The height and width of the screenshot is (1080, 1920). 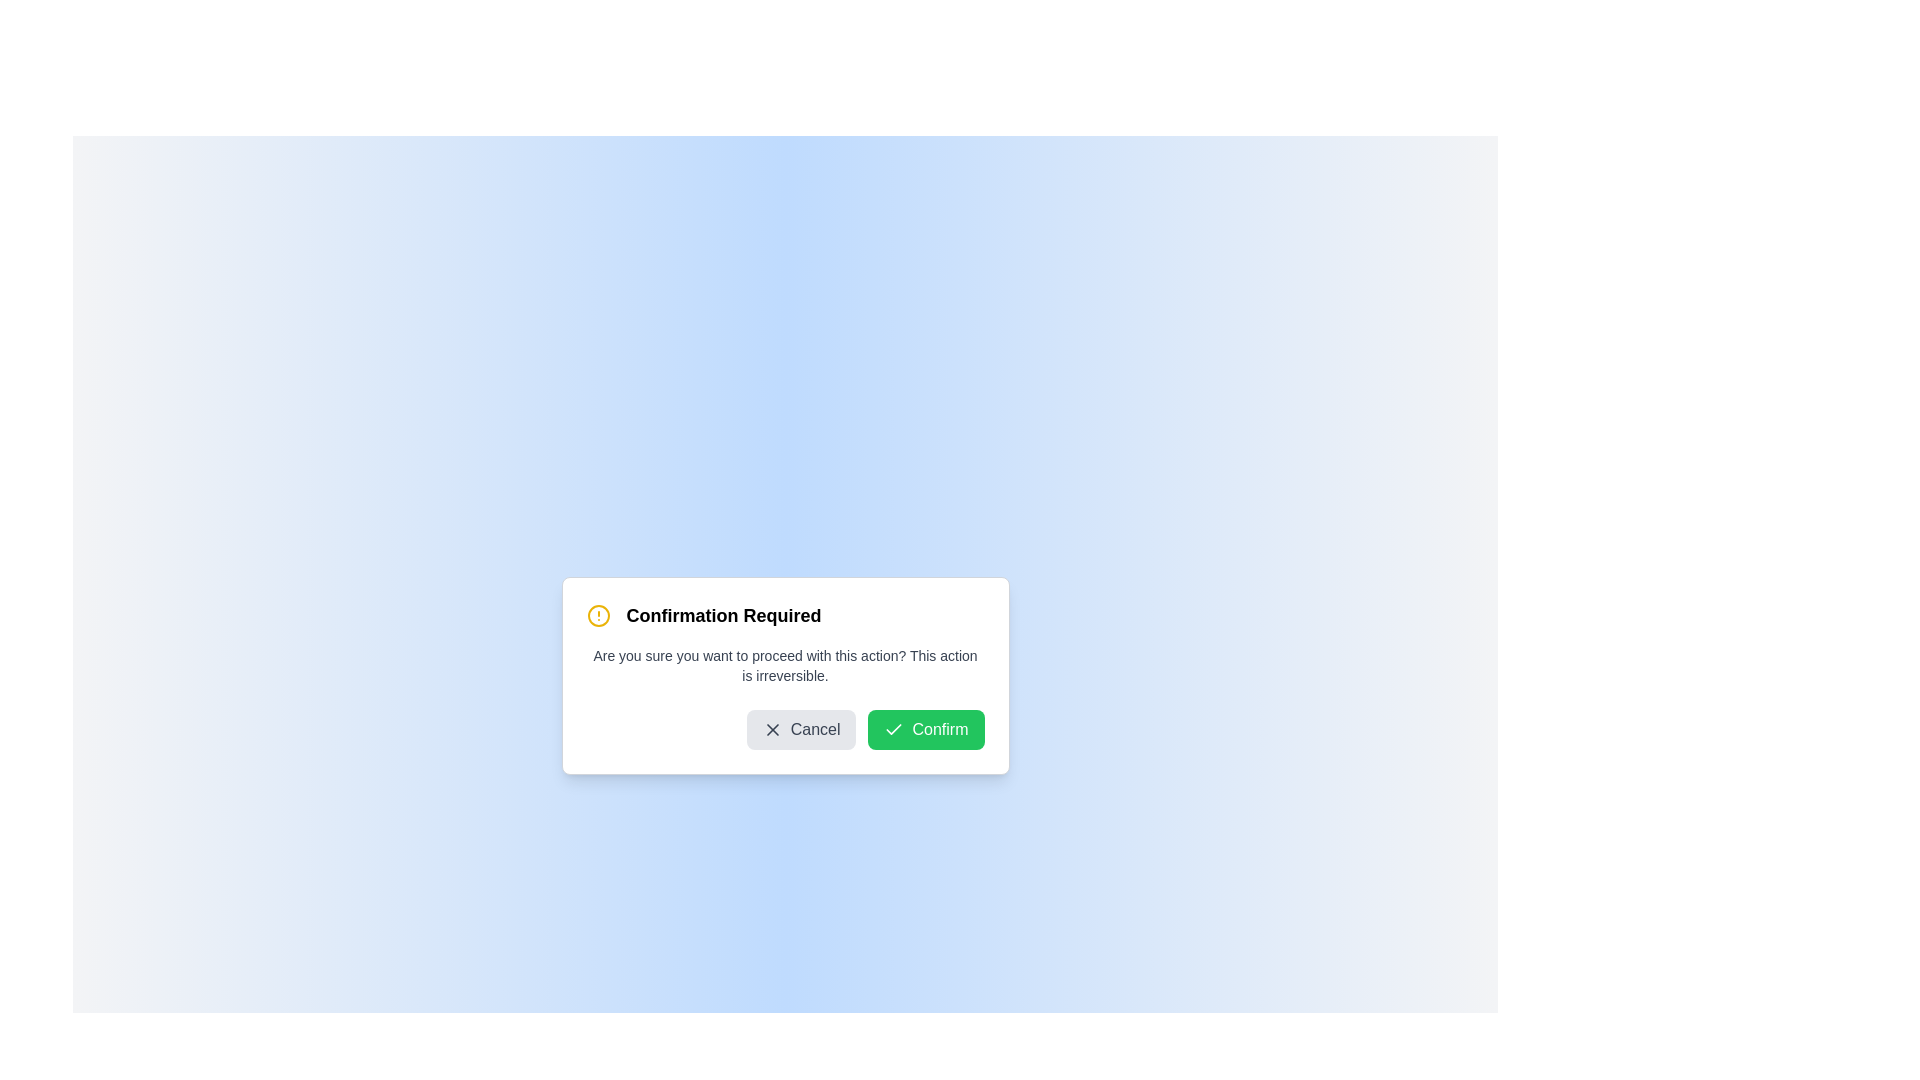 I want to click on the small circular icon with a yellow outline and an exclamation mark, which is associated with a confirmation dialog, located left of the 'Confirmation Required' heading, so click(x=597, y=615).